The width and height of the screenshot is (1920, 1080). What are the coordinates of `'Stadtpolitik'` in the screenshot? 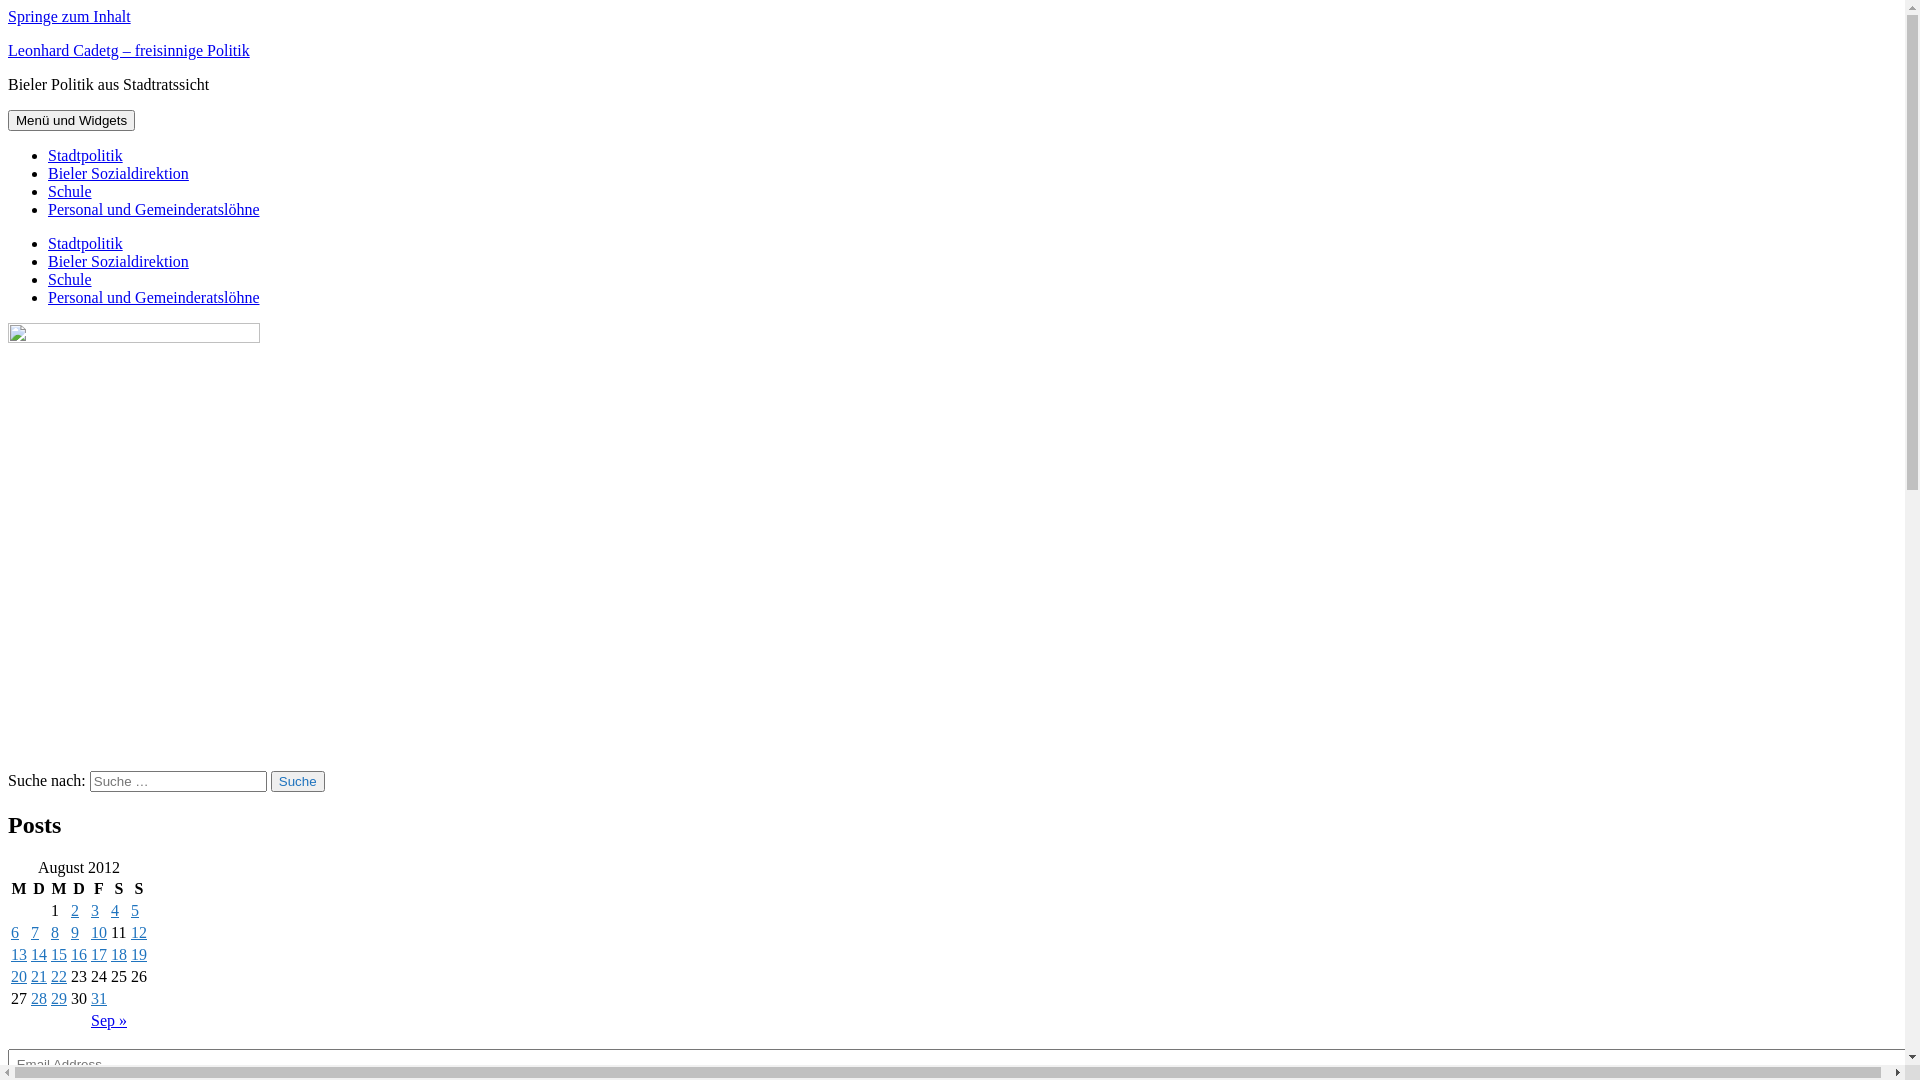 It's located at (48, 154).